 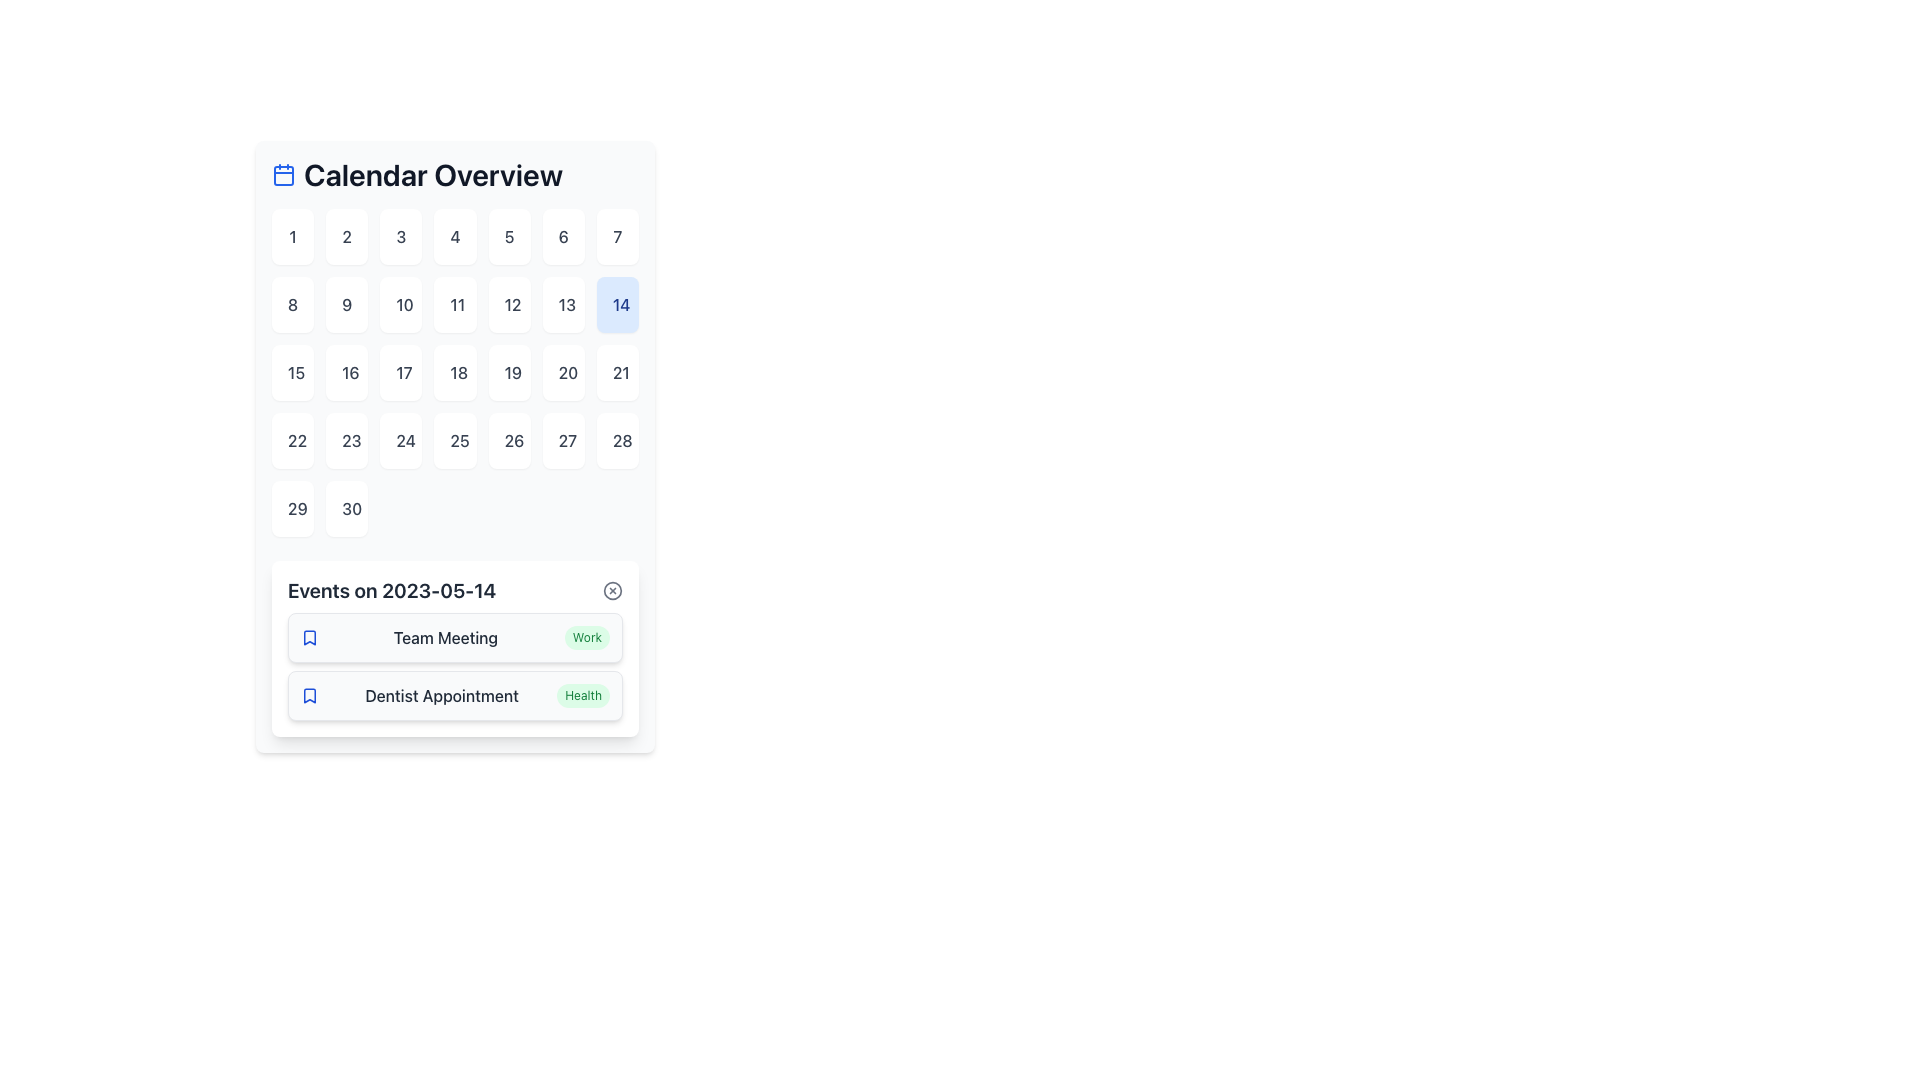 What do you see at coordinates (616, 235) in the screenshot?
I see `the calendar day button representing the date '7'` at bounding box center [616, 235].